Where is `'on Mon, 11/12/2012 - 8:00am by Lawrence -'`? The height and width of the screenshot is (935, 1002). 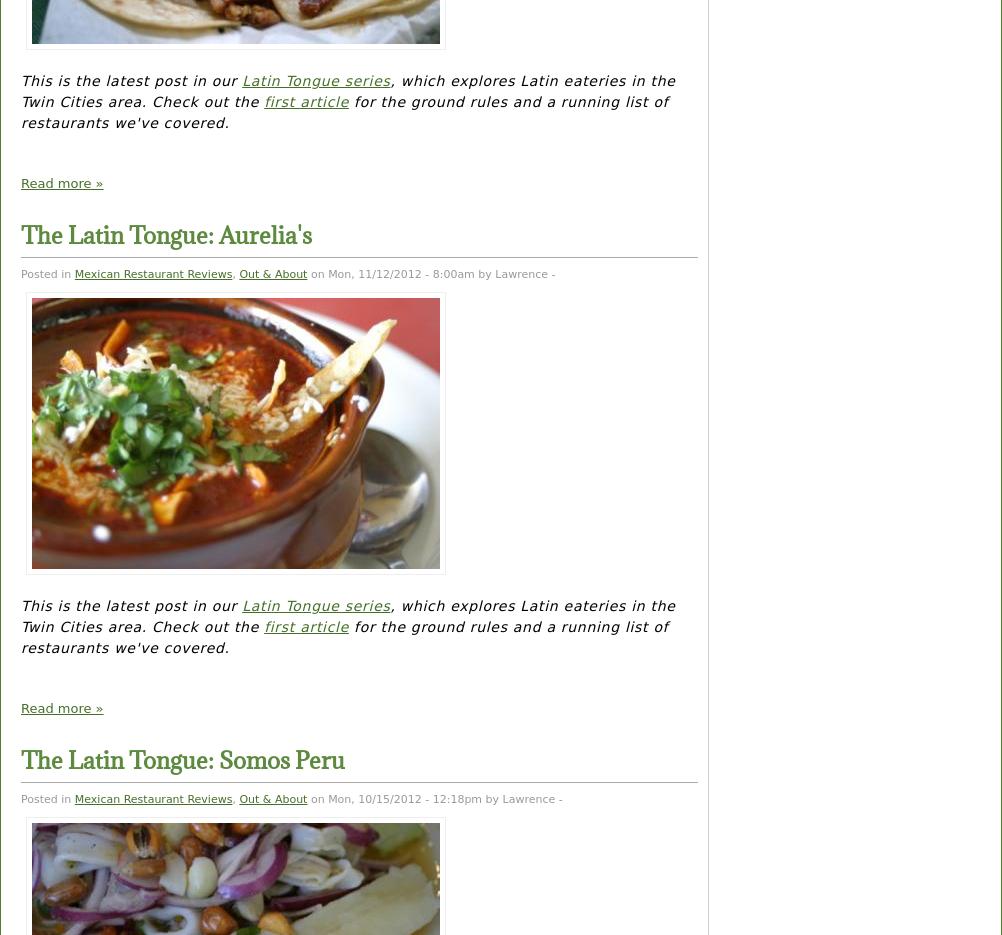
'on Mon, 11/12/2012 - 8:00am by Lawrence -' is located at coordinates (306, 273).